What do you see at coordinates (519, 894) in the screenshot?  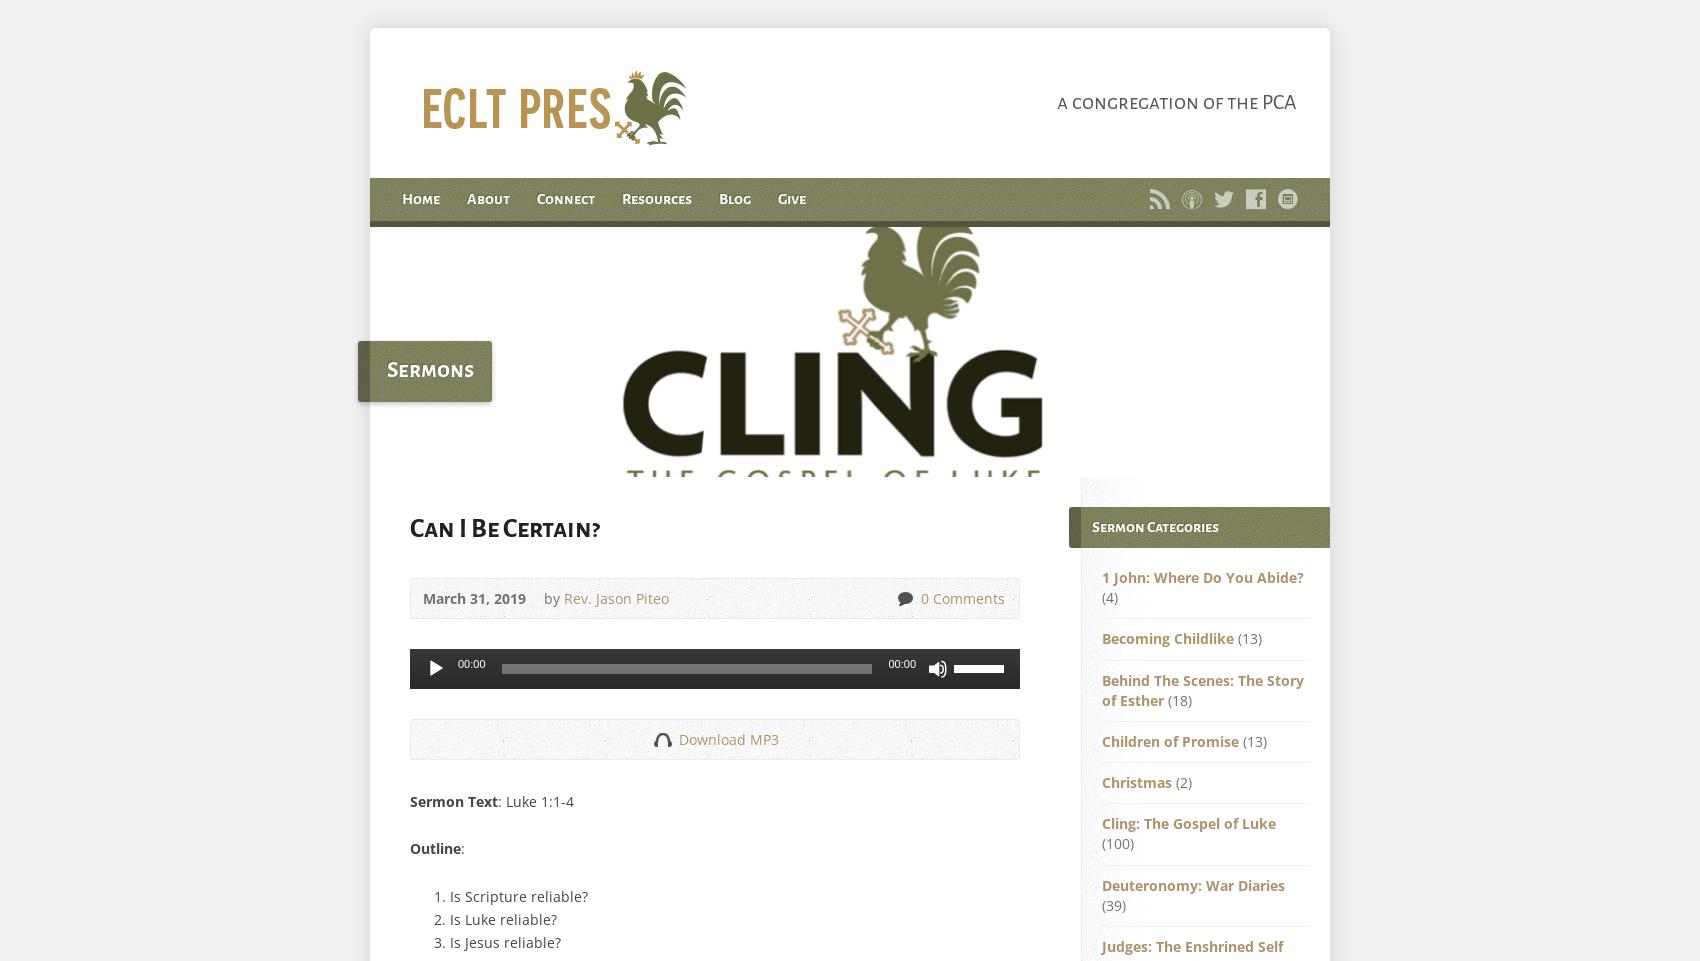 I see `'Is Scripture reliable?'` at bounding box center [519, 894].